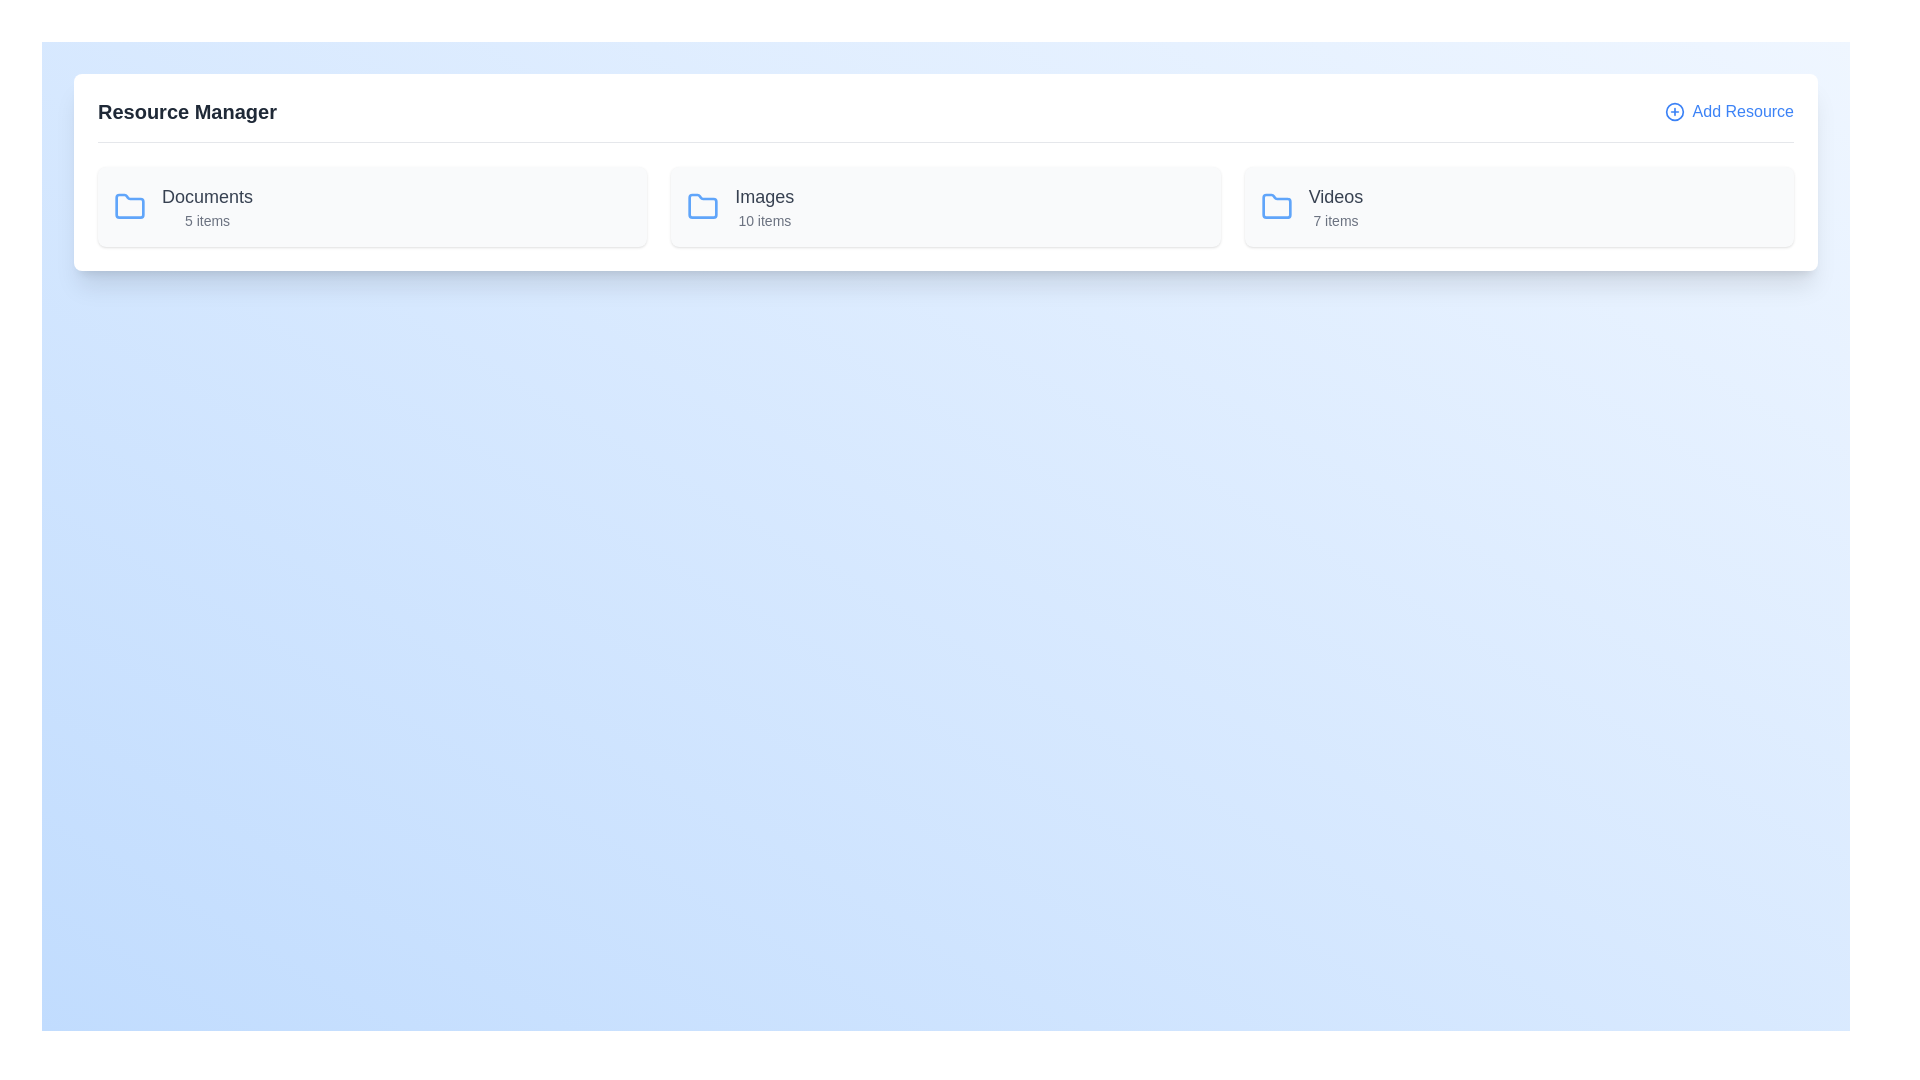 Image resolution: width=1920 pixels, height=1080 pixels. I want to click on the 'Documents' folder representation in the Resource Manager, so click(372, 207).